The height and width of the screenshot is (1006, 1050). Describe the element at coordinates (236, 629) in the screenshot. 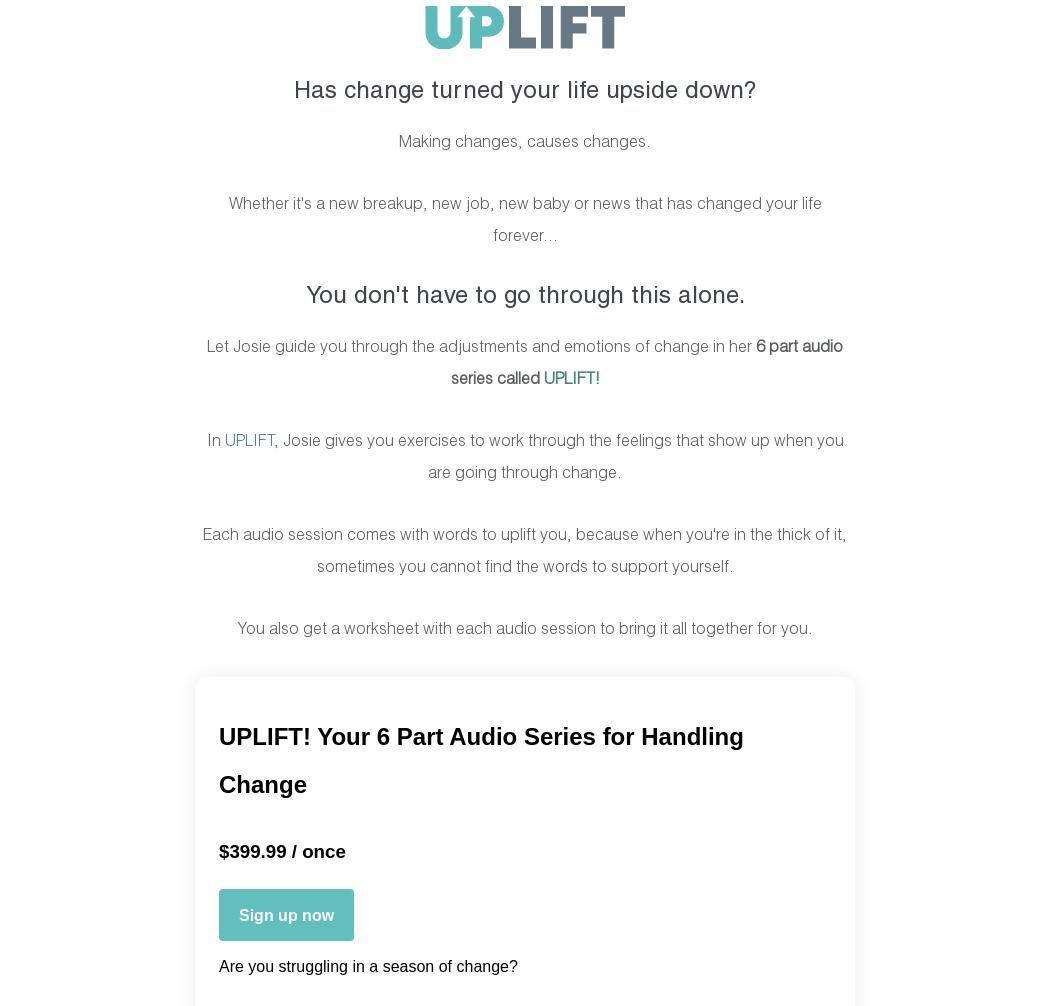

I see `'You also get a worksheet with each audio session to bring it all together for you.'` at that location.